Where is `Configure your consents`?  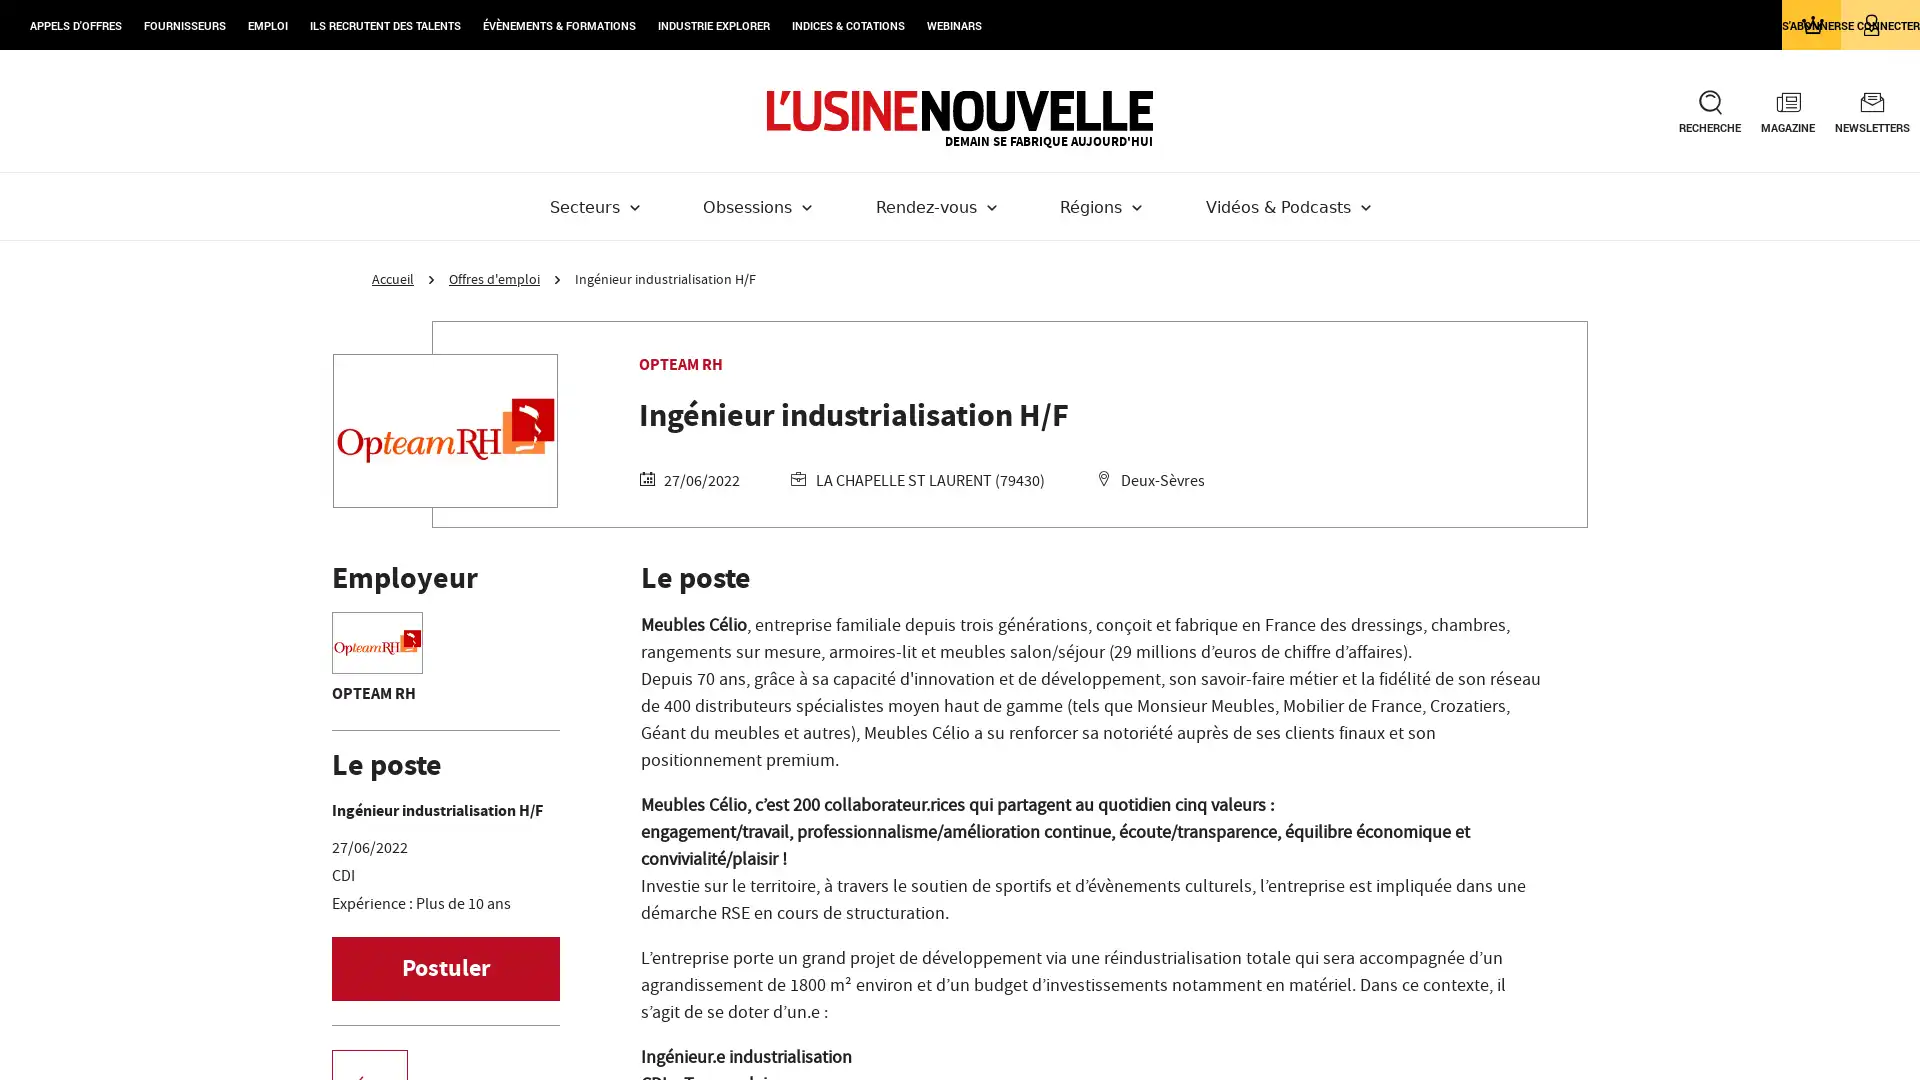 Configure your consents is located at coordinates (858, 721).